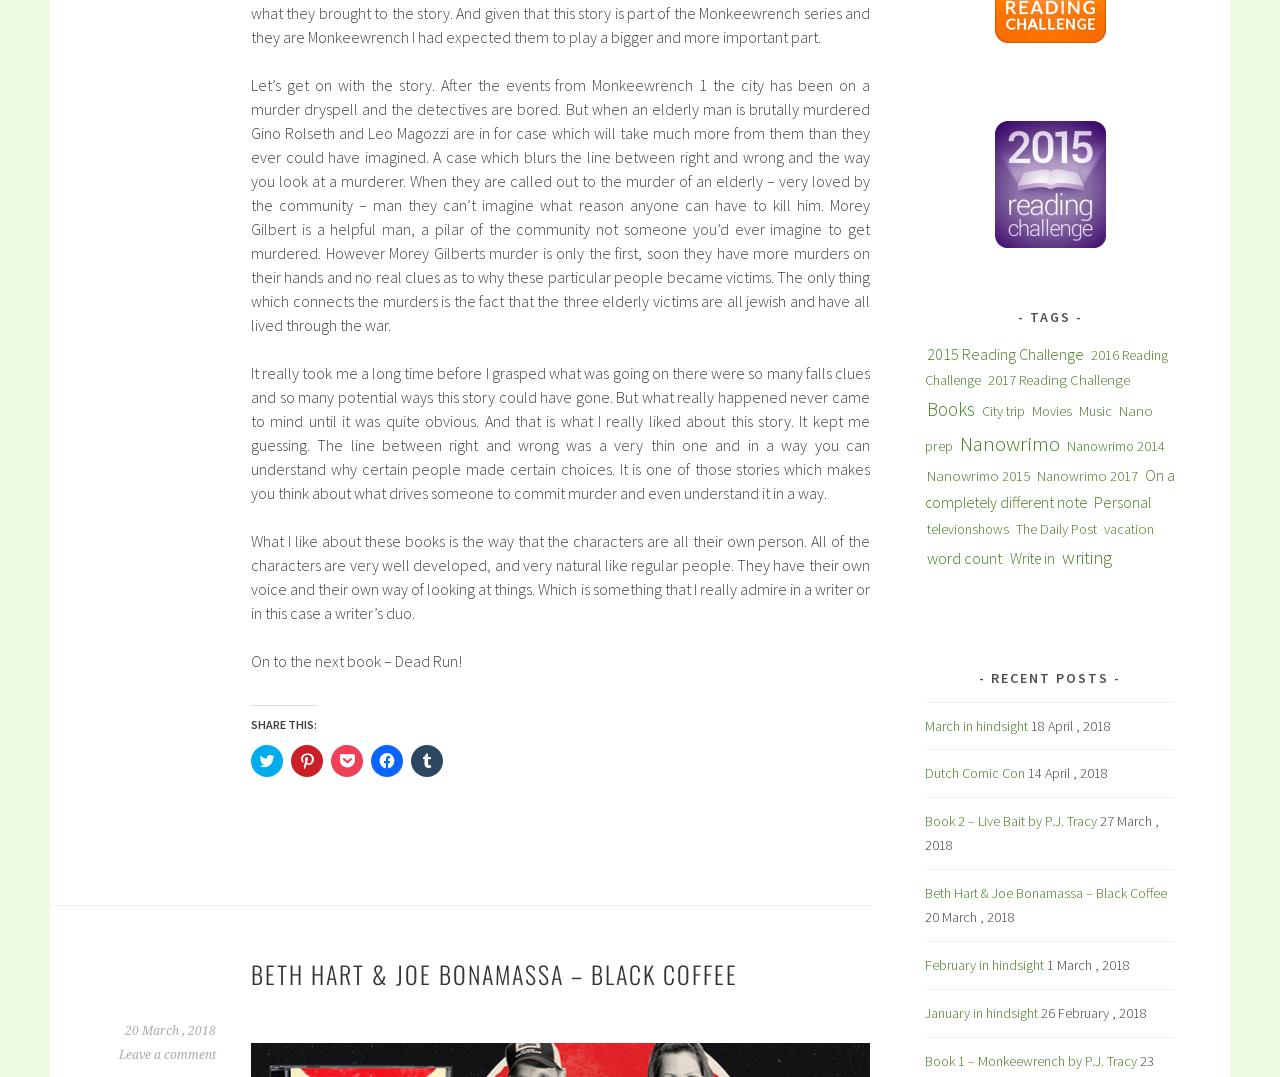 Image resolution: width=1280 pixels, height=1077 pixels. I want to click on 'January in hindsight', so click(981, 1012).